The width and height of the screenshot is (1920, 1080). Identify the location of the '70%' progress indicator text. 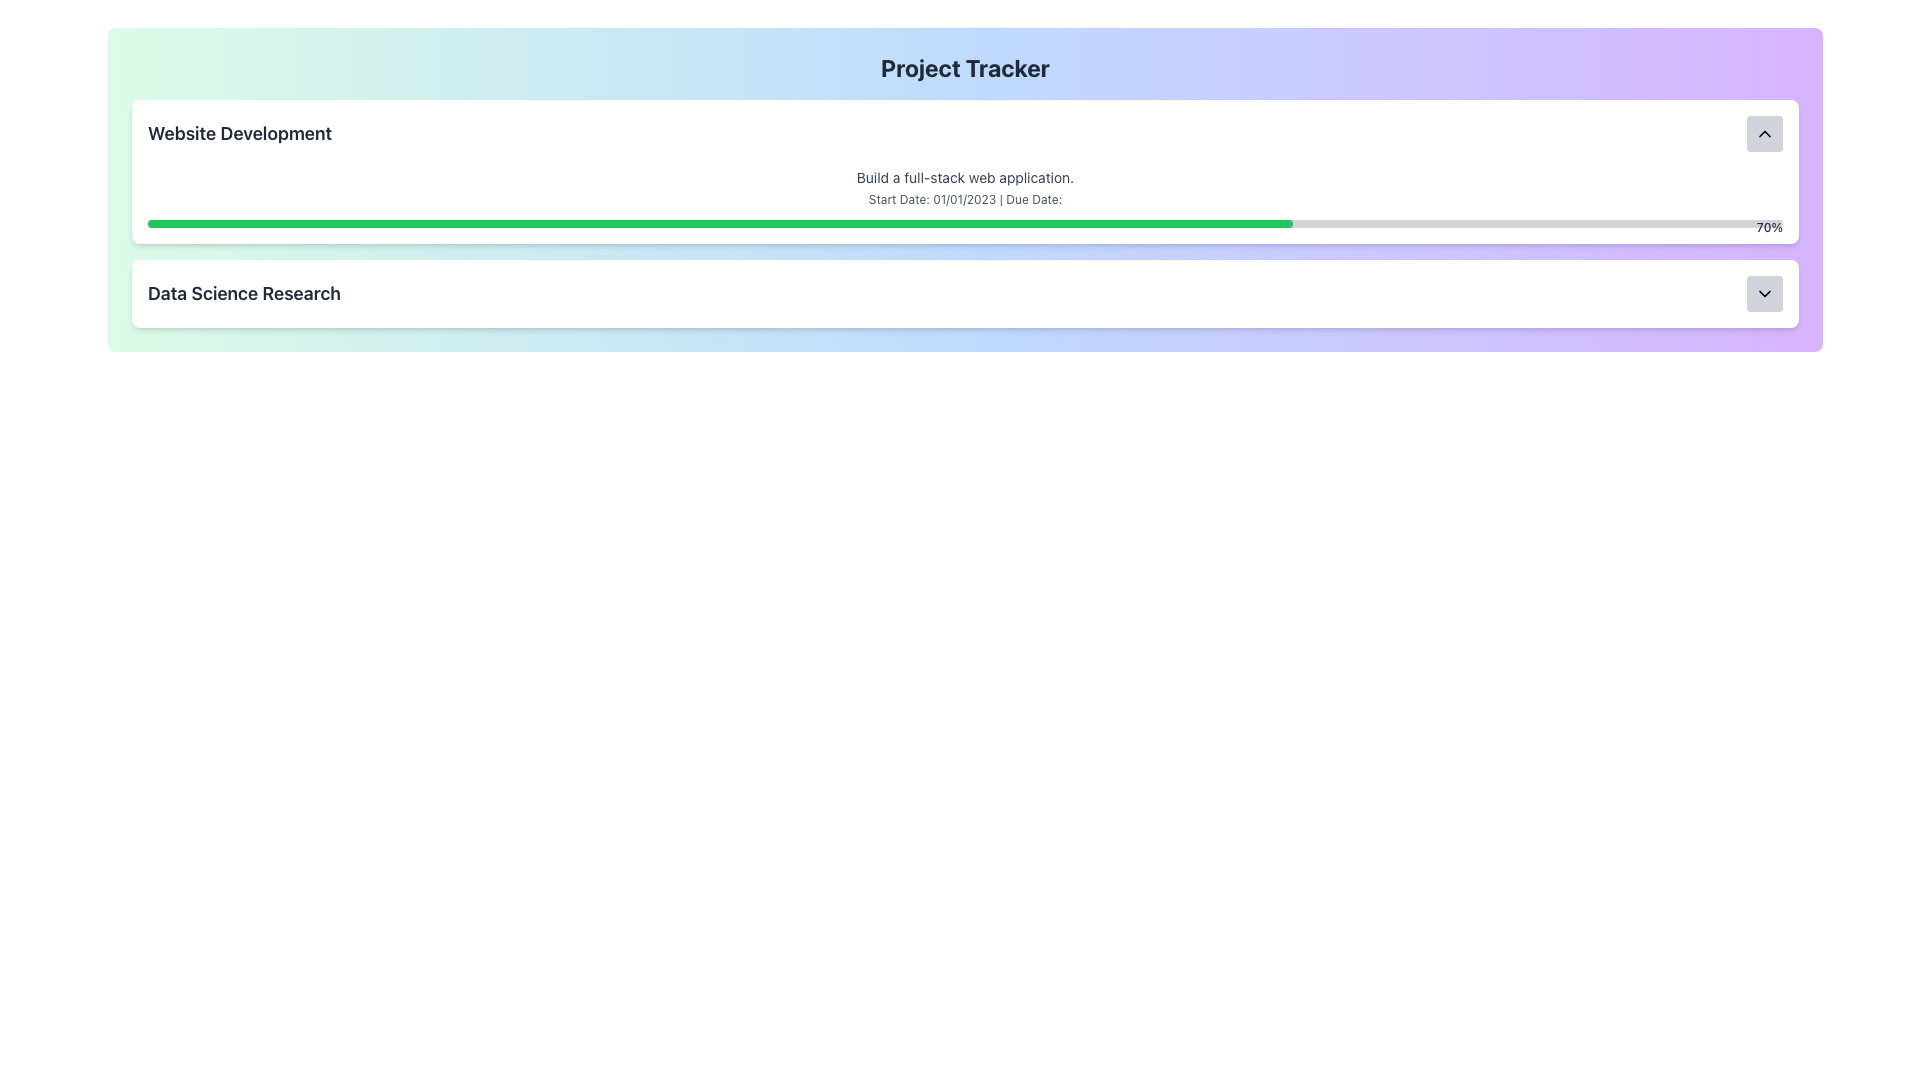
(1769, 226).